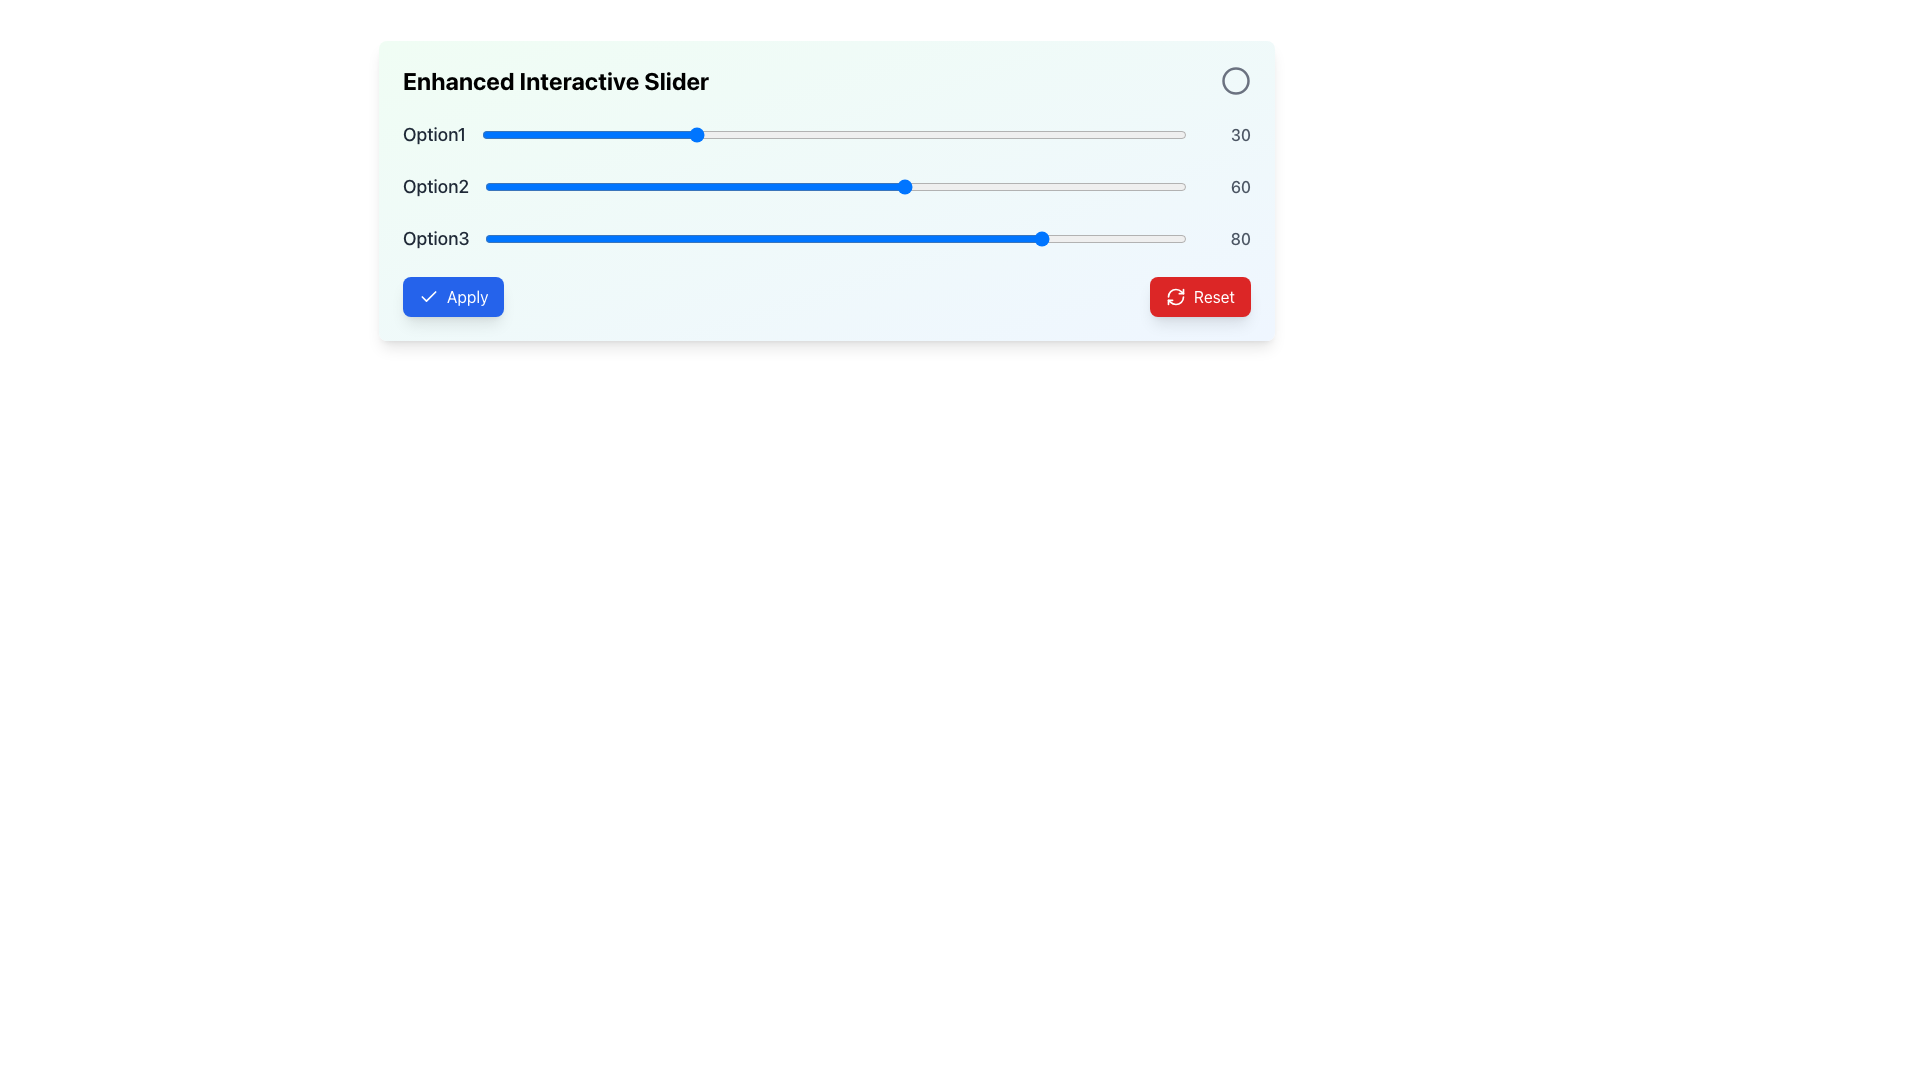  What do you see at coordinates (427, 297) in the screenshot?
I see `the graphical indicator icon located to the far left of the 'Apply' button, which signifies affirmation or completion` at bounding box center [427, 297].